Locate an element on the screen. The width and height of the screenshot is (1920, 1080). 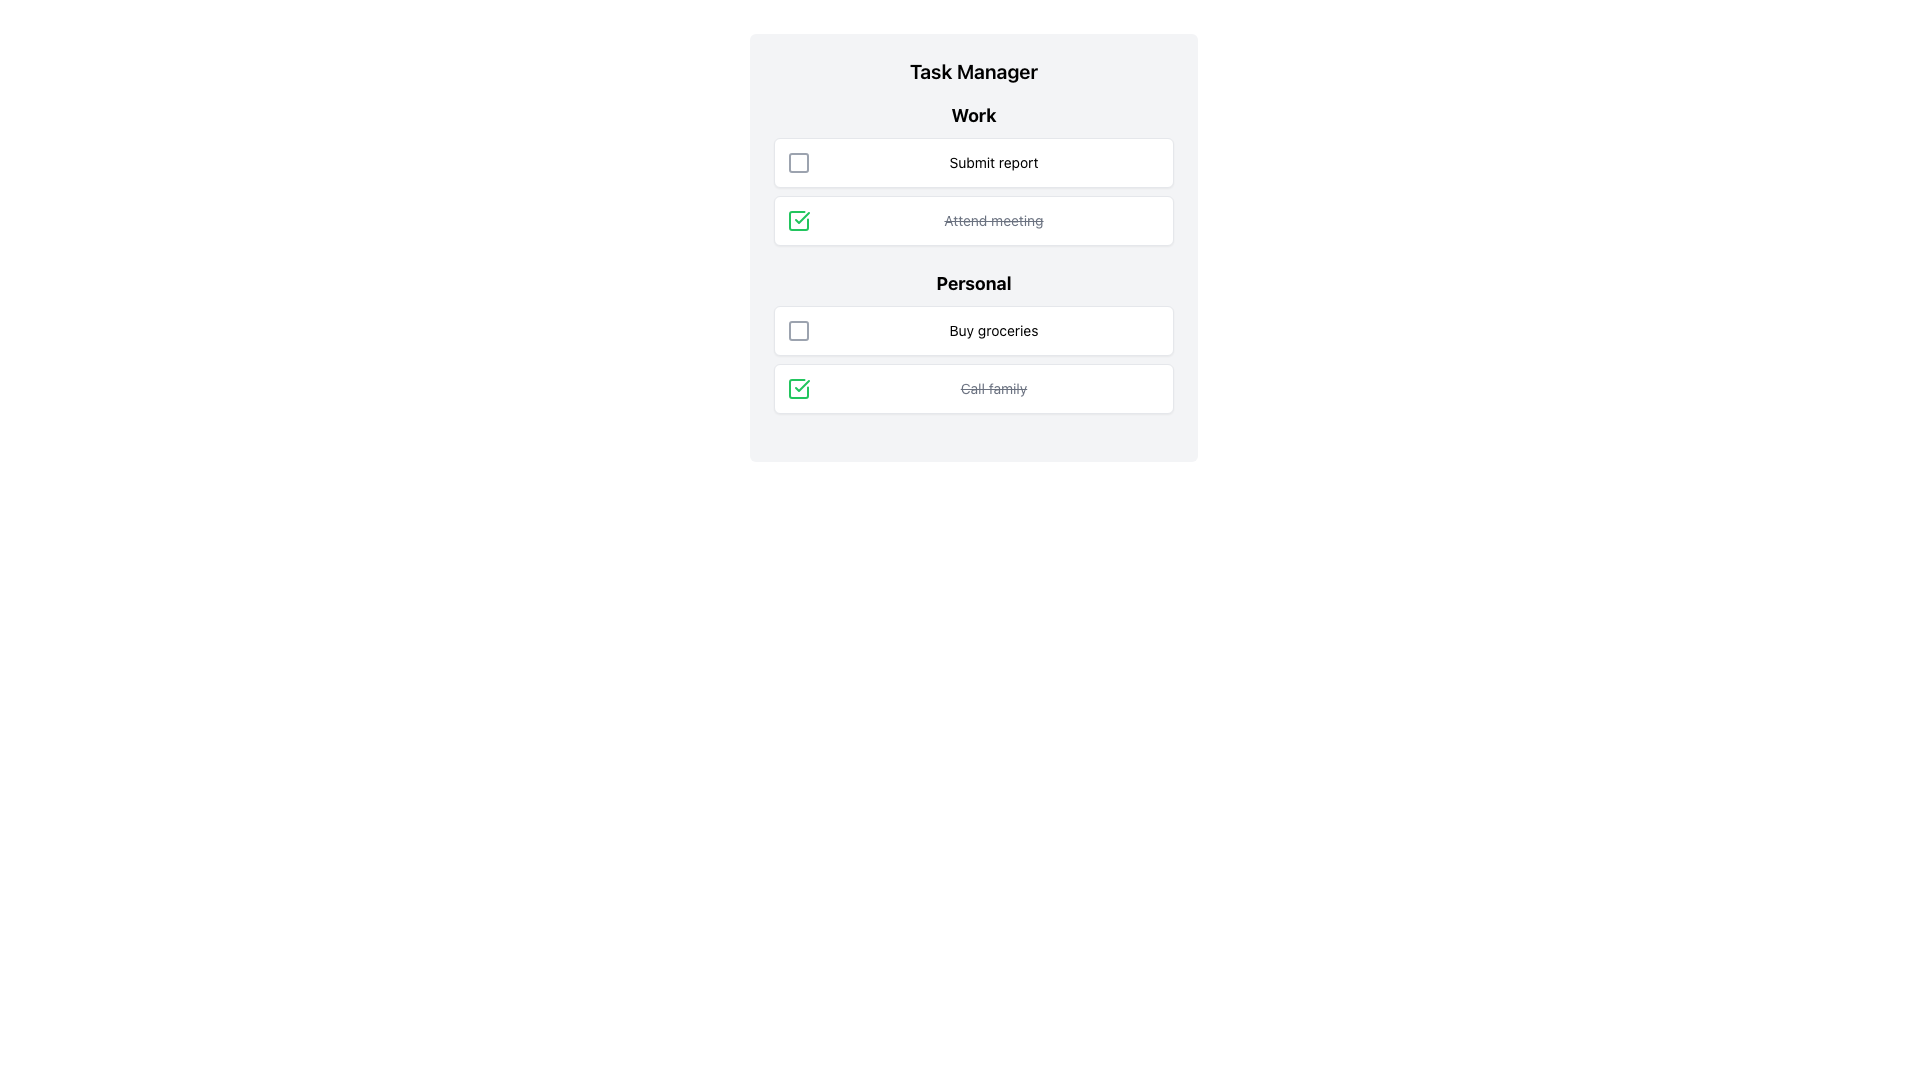
text content of the 'Submit report' label located to the right of the checkbox icon in the 'Work' section is located at coordinates (993, 161).